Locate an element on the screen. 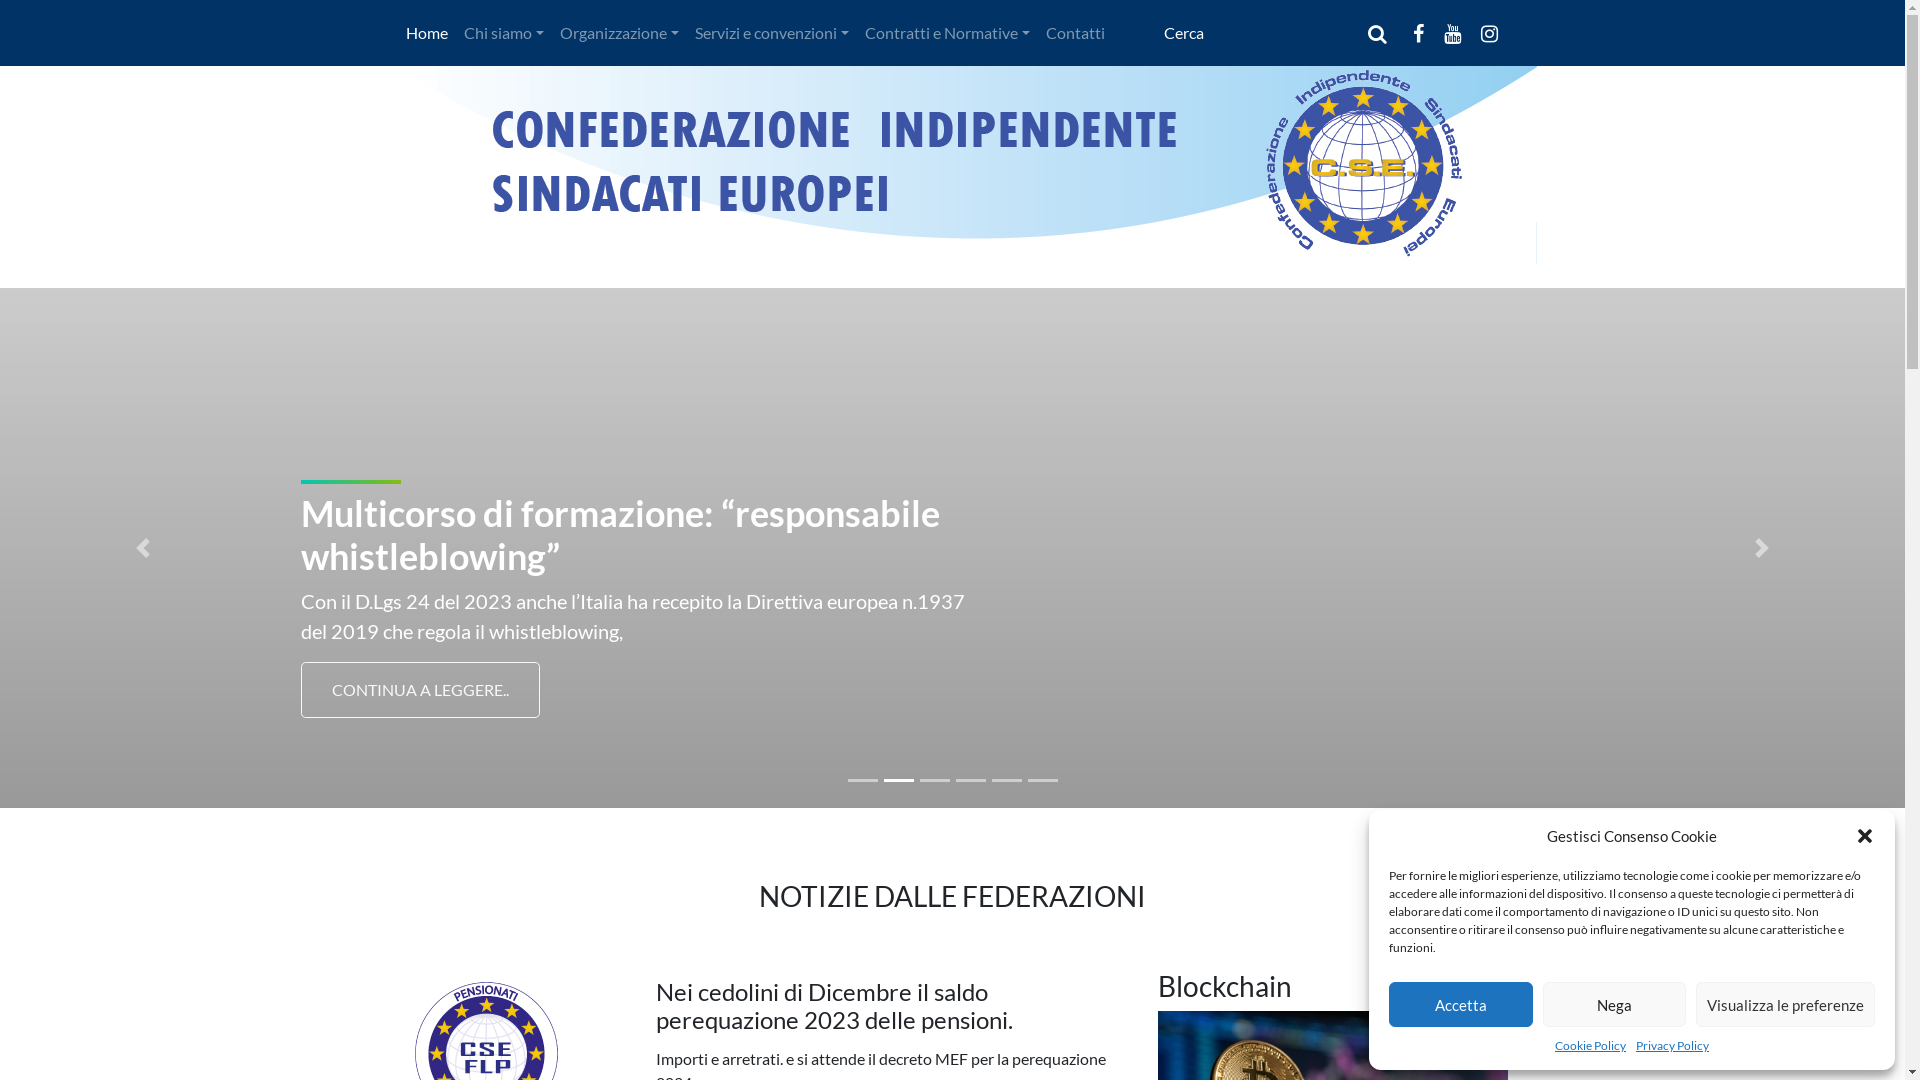  'Home' is located at coordinates (426, 33).